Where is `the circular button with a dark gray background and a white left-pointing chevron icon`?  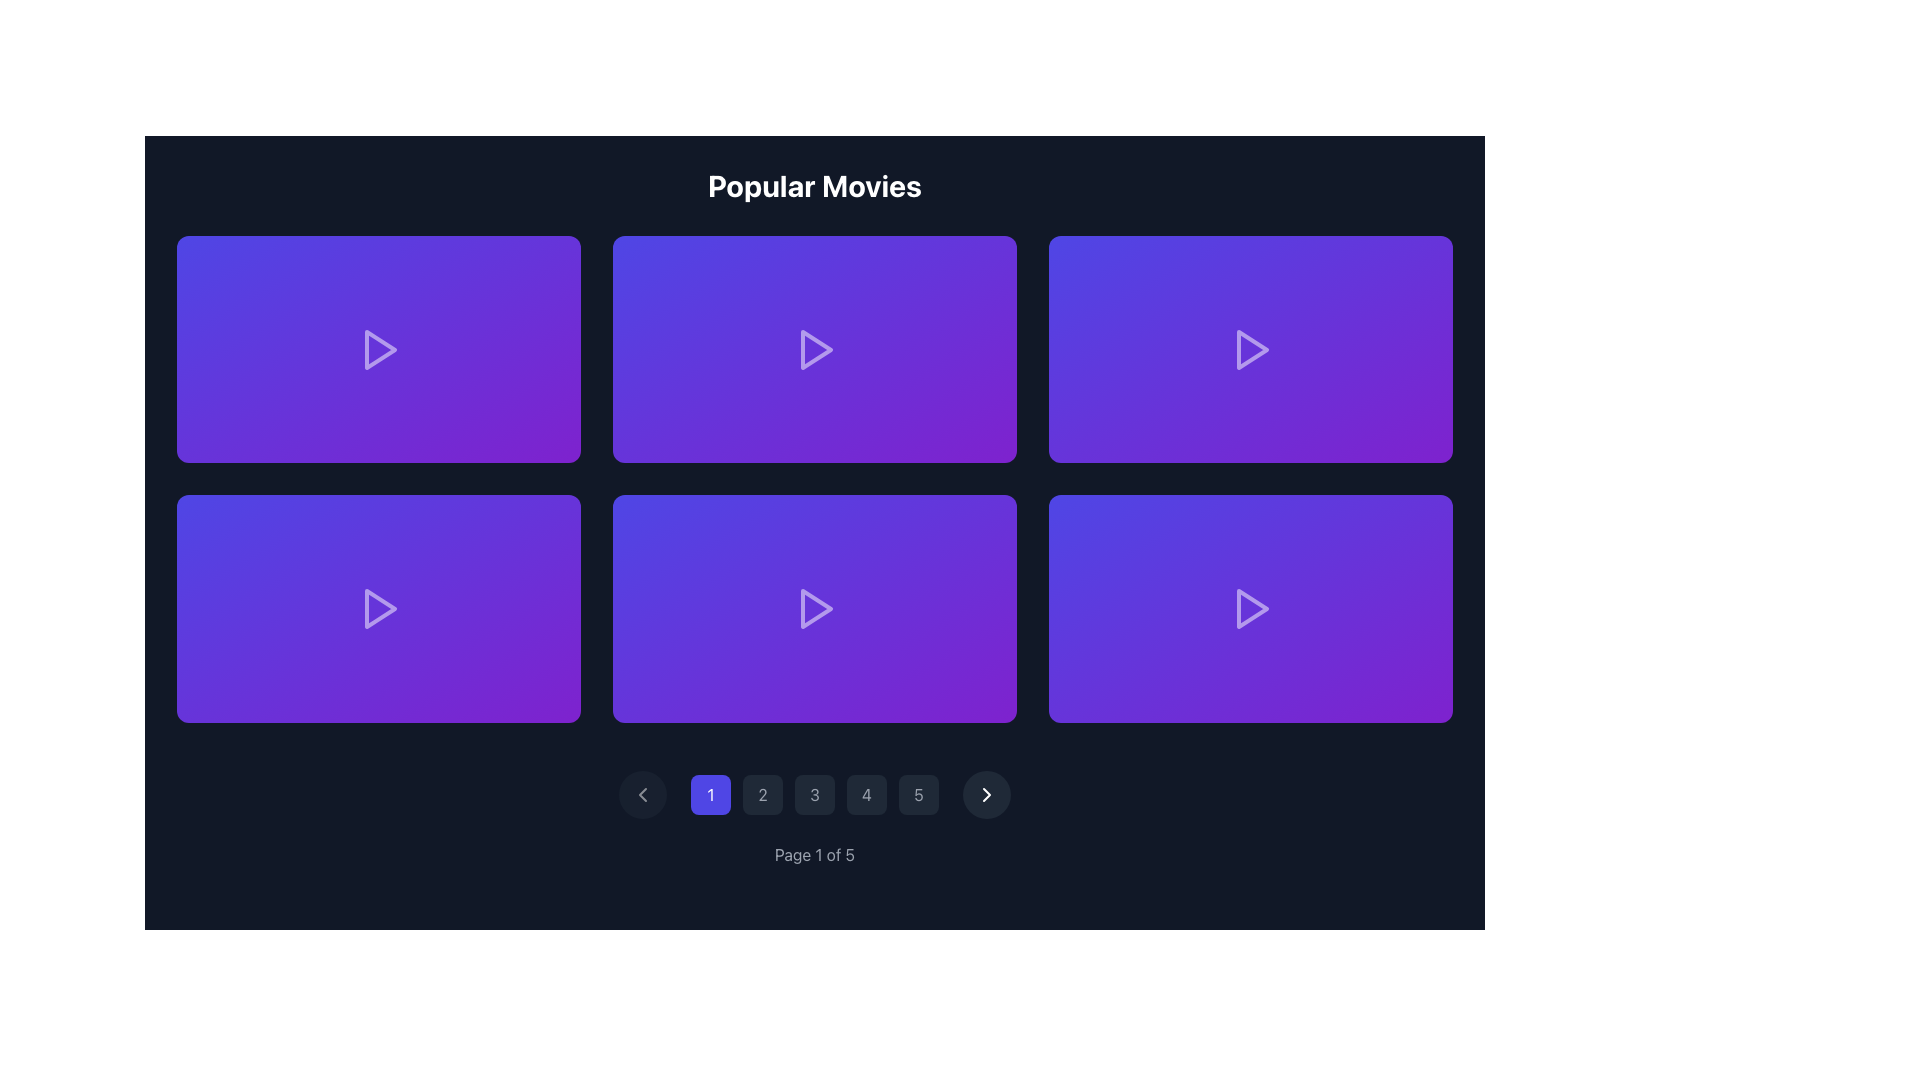 the circular button with a dark gray background and a white left-pointing chevron icon is located at coordinates (643, 793).